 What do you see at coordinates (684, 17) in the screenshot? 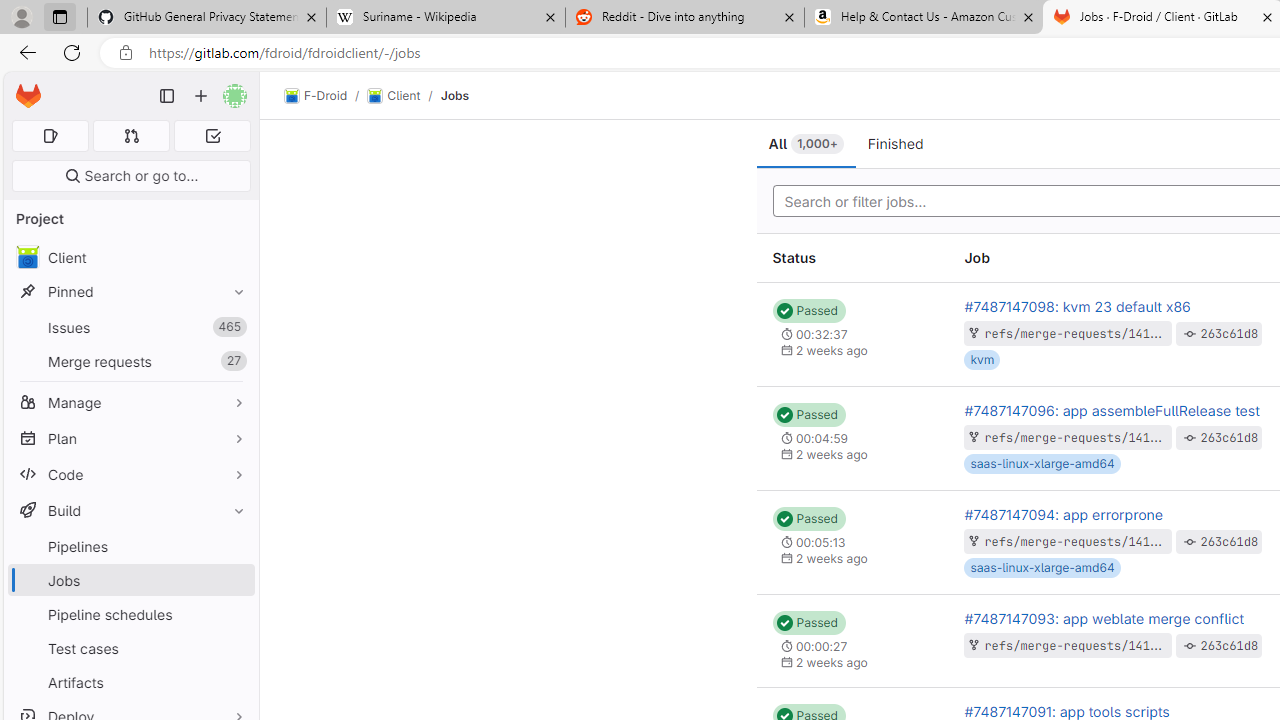
I see `'Reddit - Dive into anything'` at bounding box center [684, 17].